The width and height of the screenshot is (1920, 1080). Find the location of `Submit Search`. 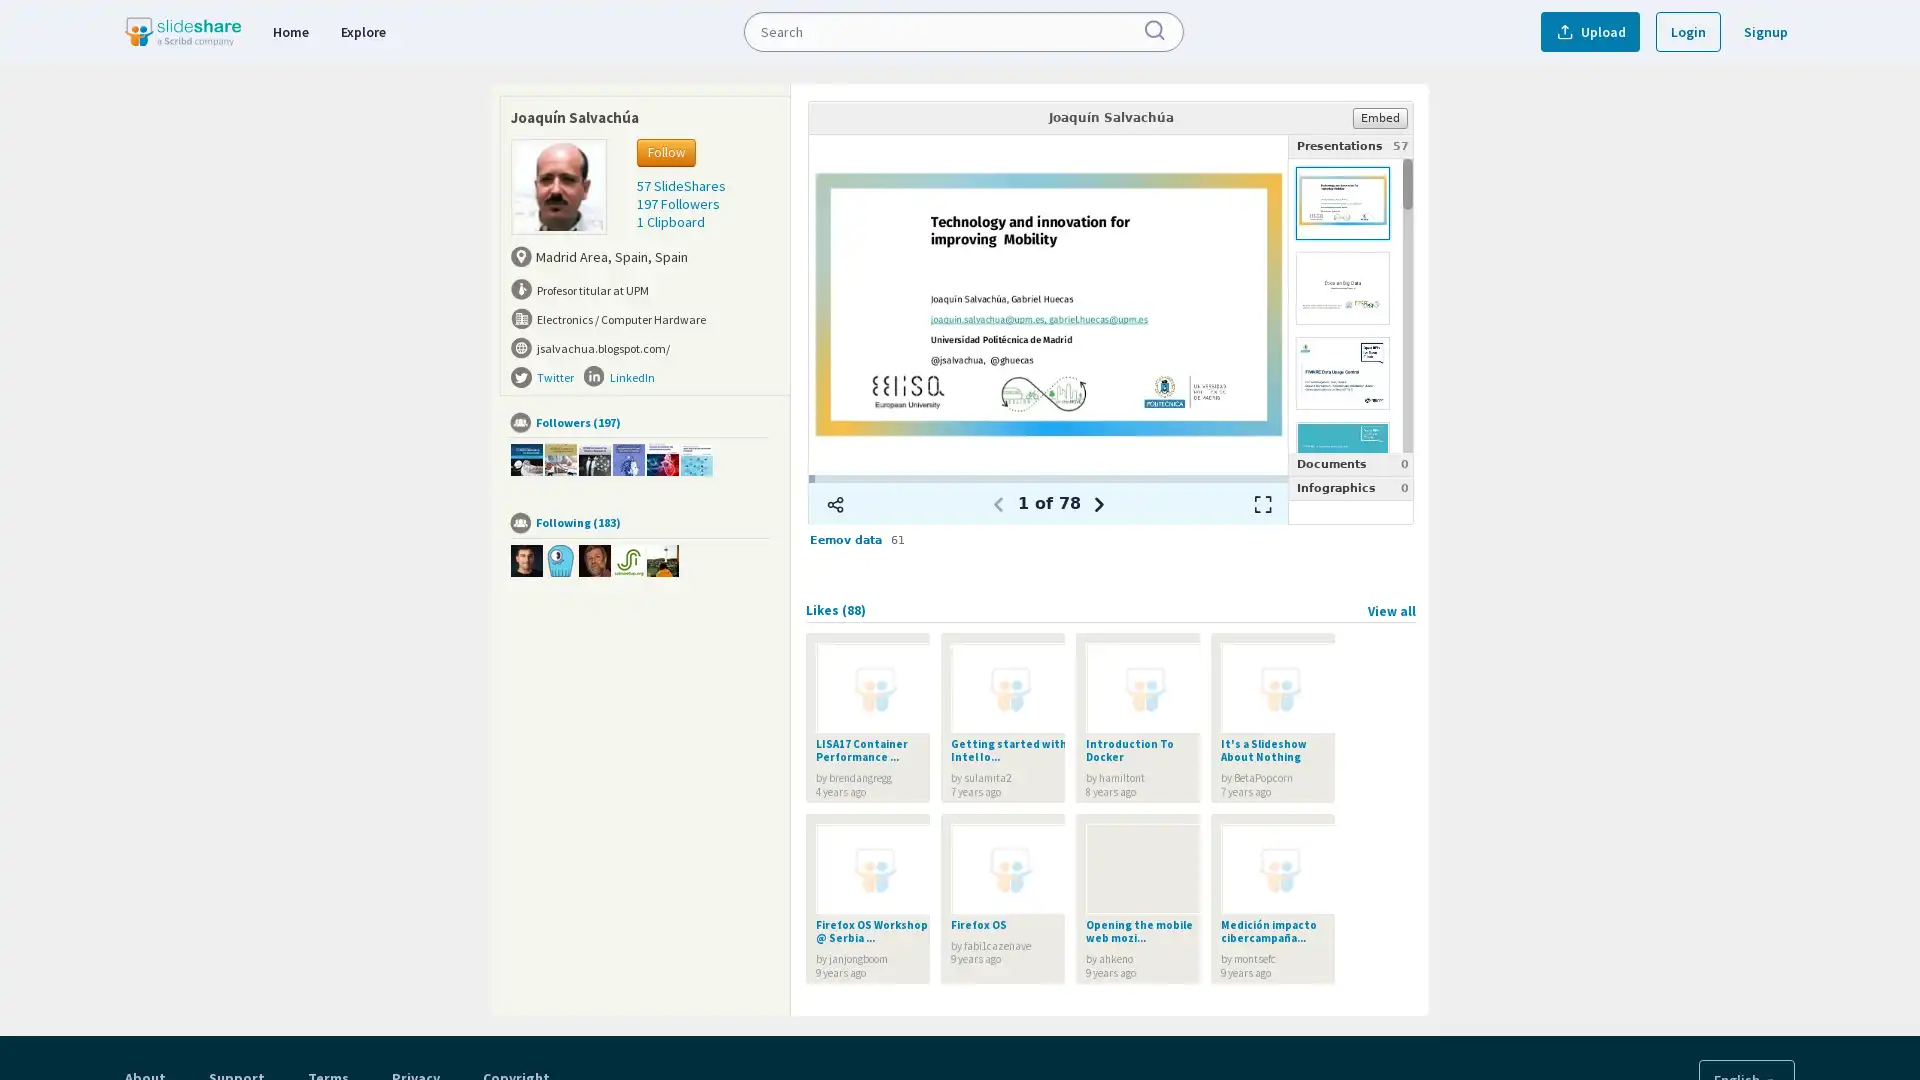

Submit Search is located at coordinates (1152, 30).